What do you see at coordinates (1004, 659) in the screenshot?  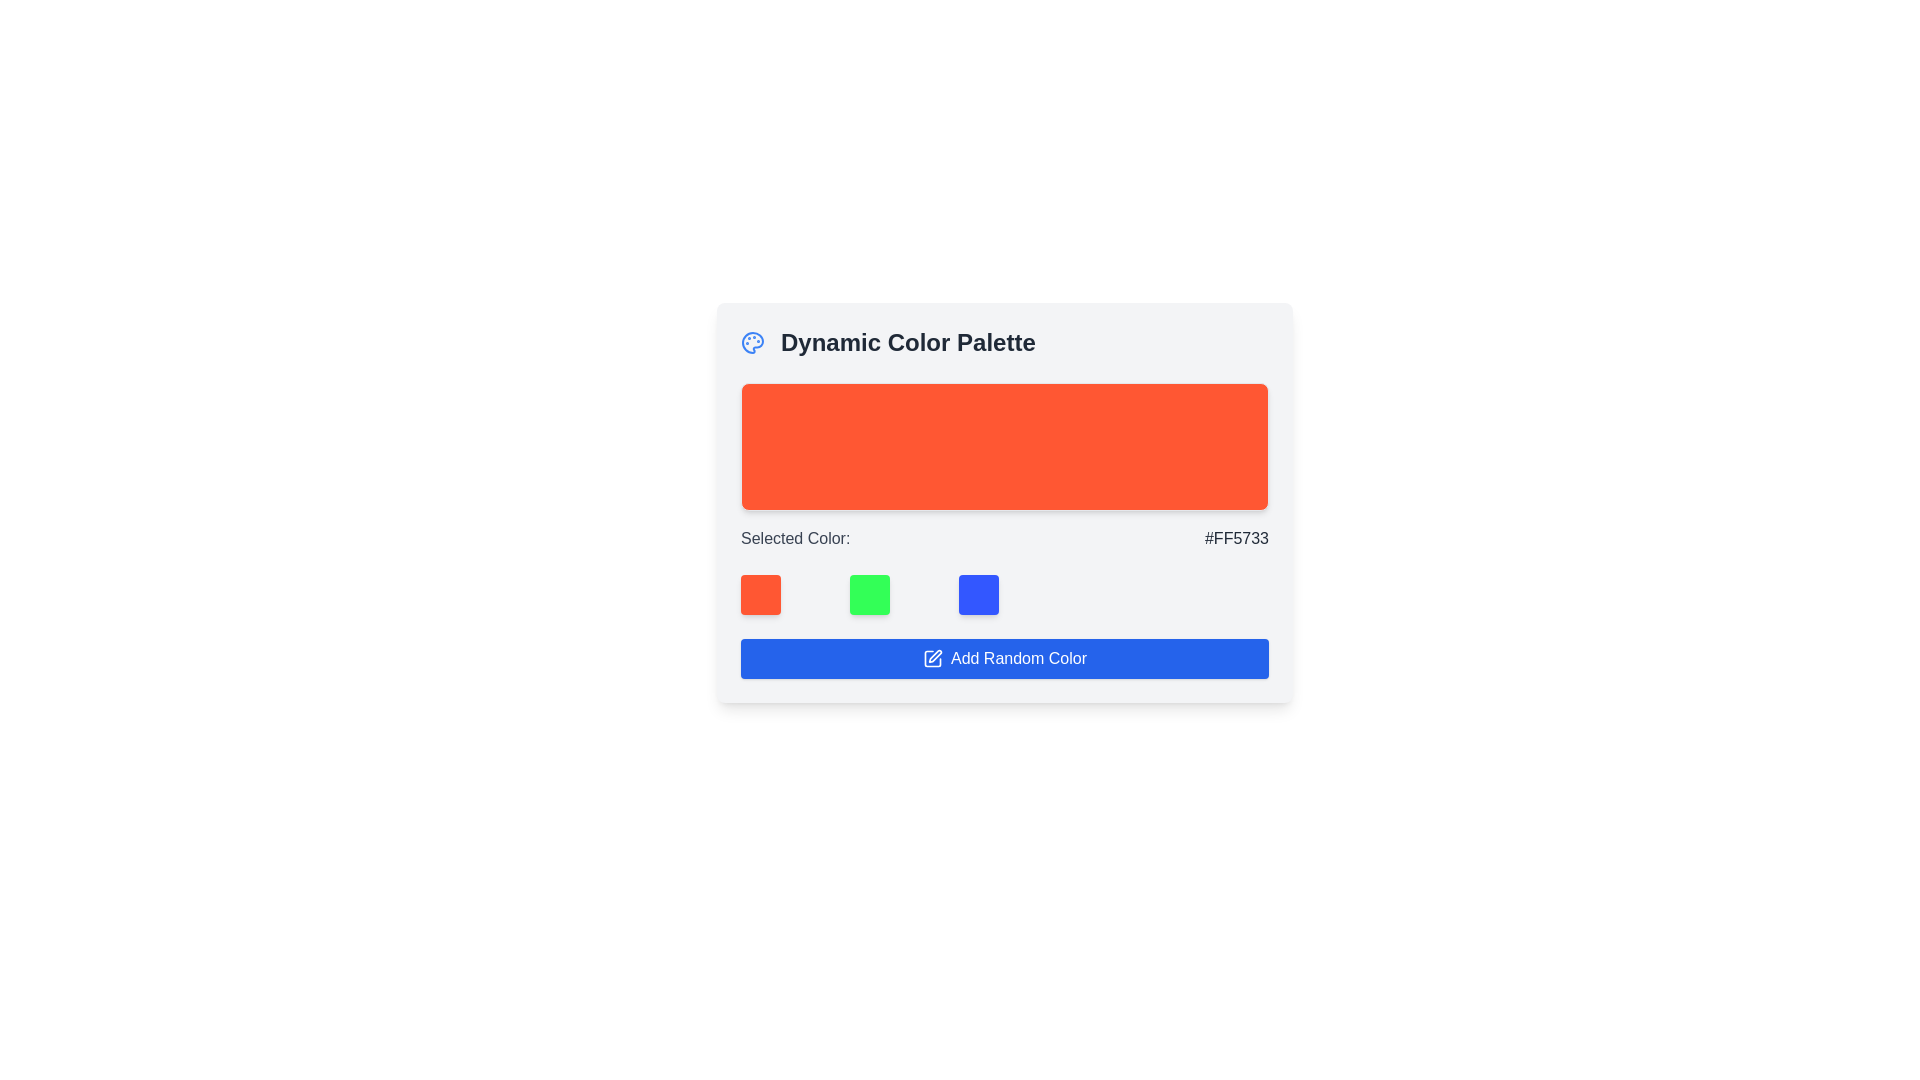 I see `the 'Add Random Color' button, which is a blue button with white text and an icon of a pen and square, located at the bottom of the 'Dynamic Color Palette' card` at bounding box center [1004, 659].